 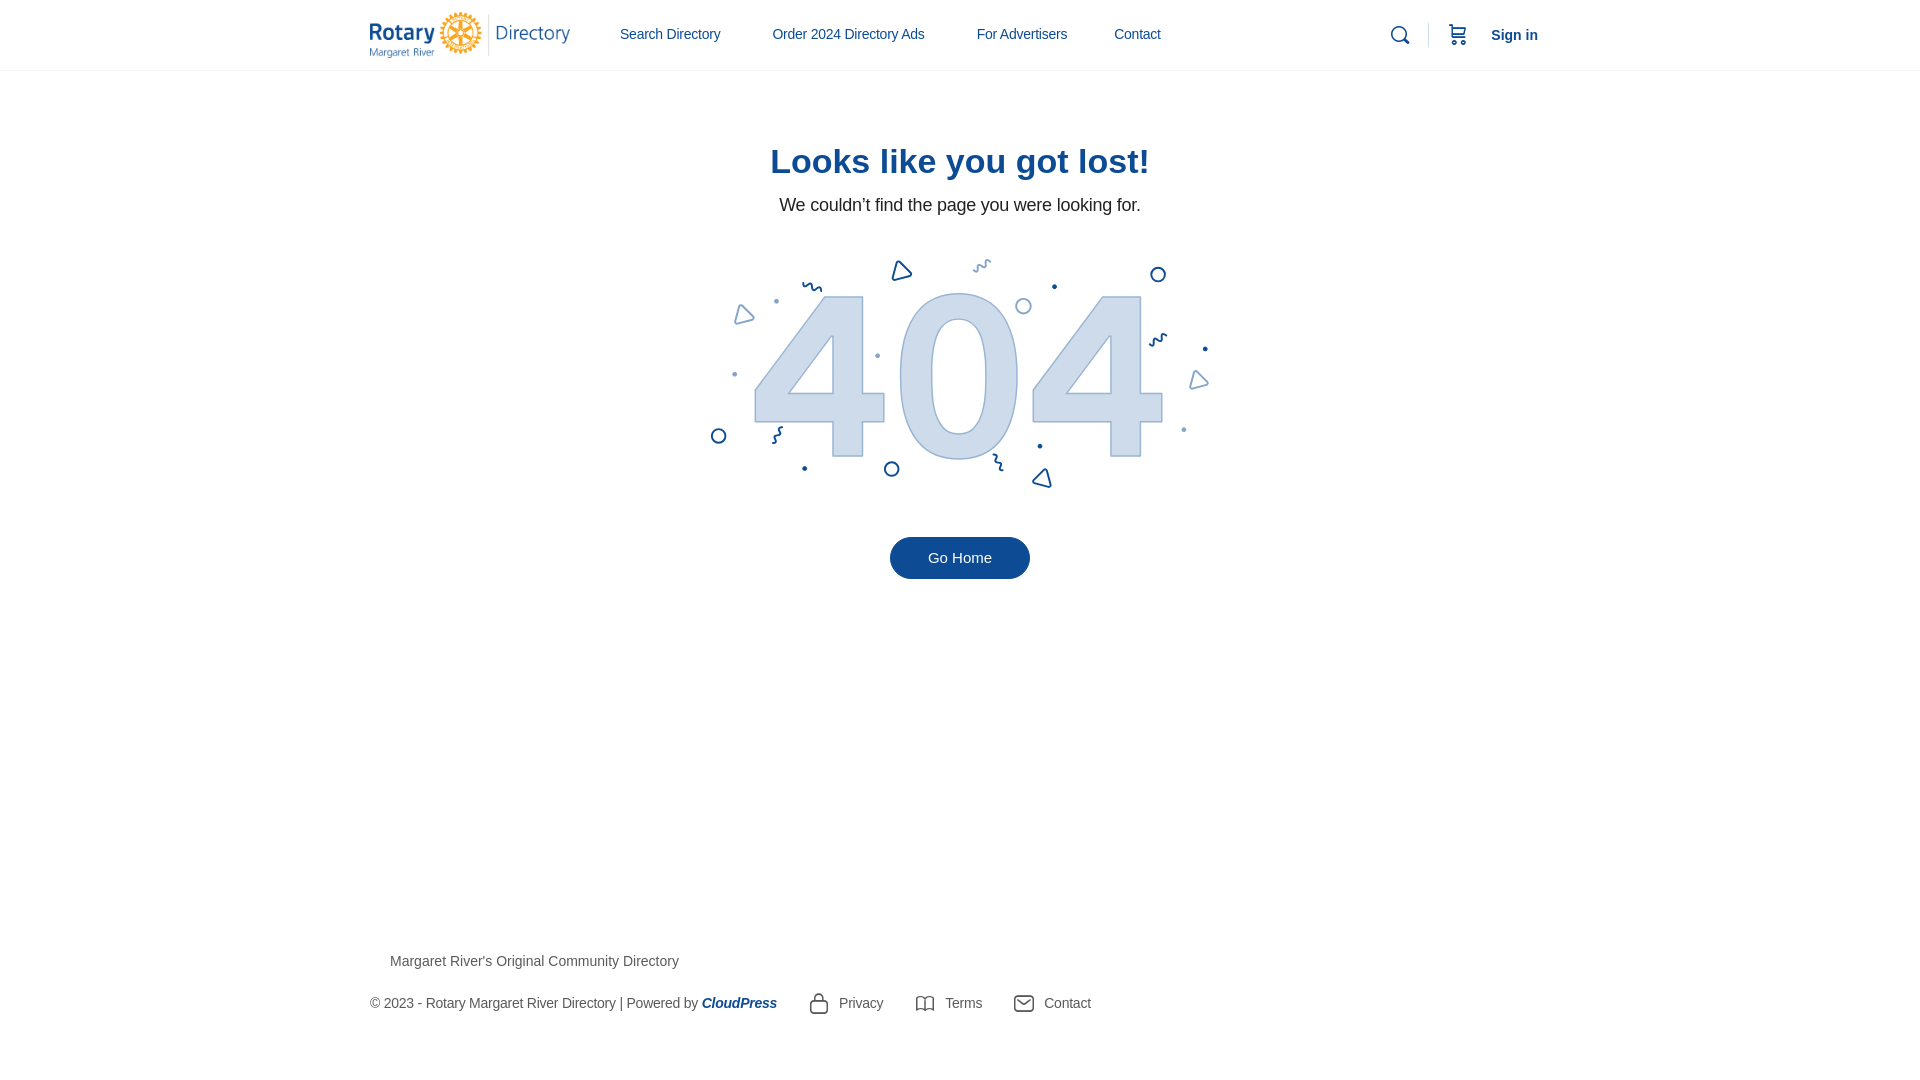 What do you see at coordinates (738, 1002) in the screenshot?
I see `'CloudPress'` at bounding box center [738, 1002].